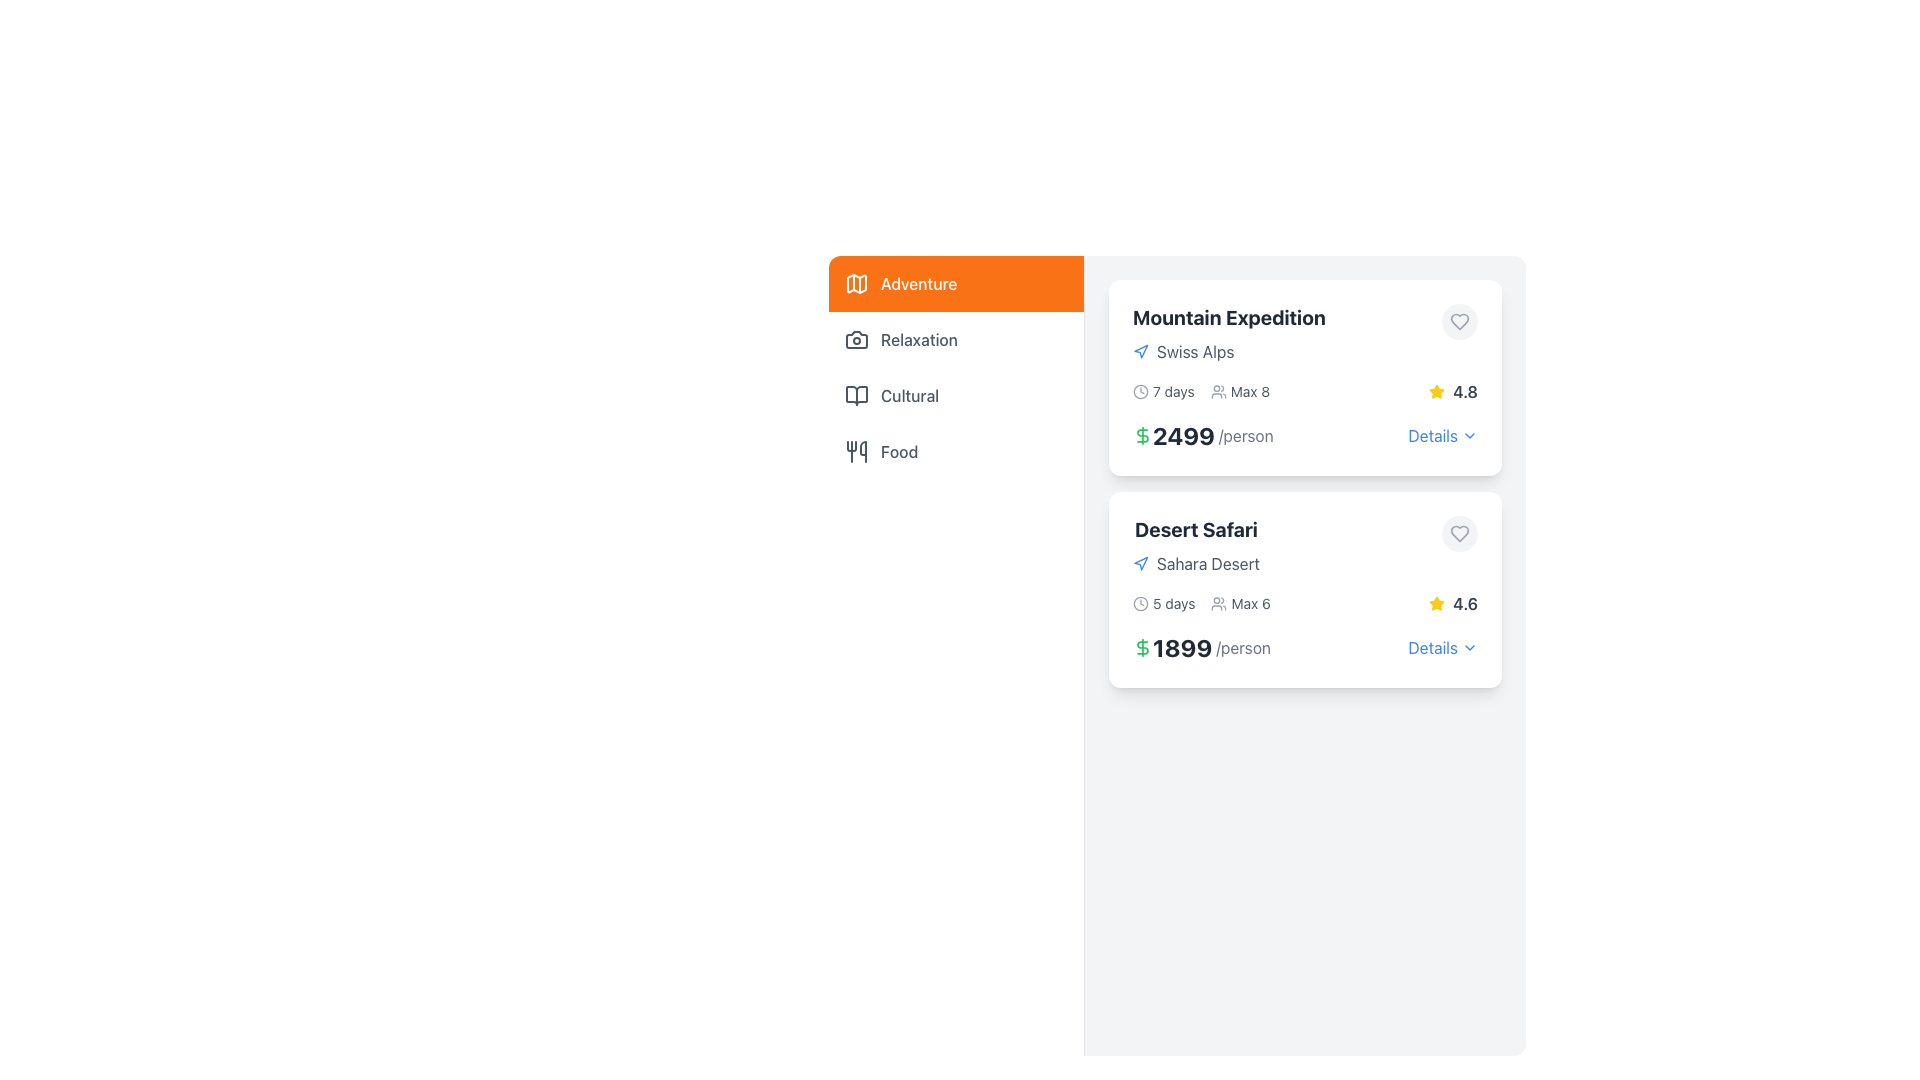 Image resolution: width=1920 pixels, height=1080 pixels. I want to click on the 'Cultural' text label in the navigation menu, so click(909, 396).